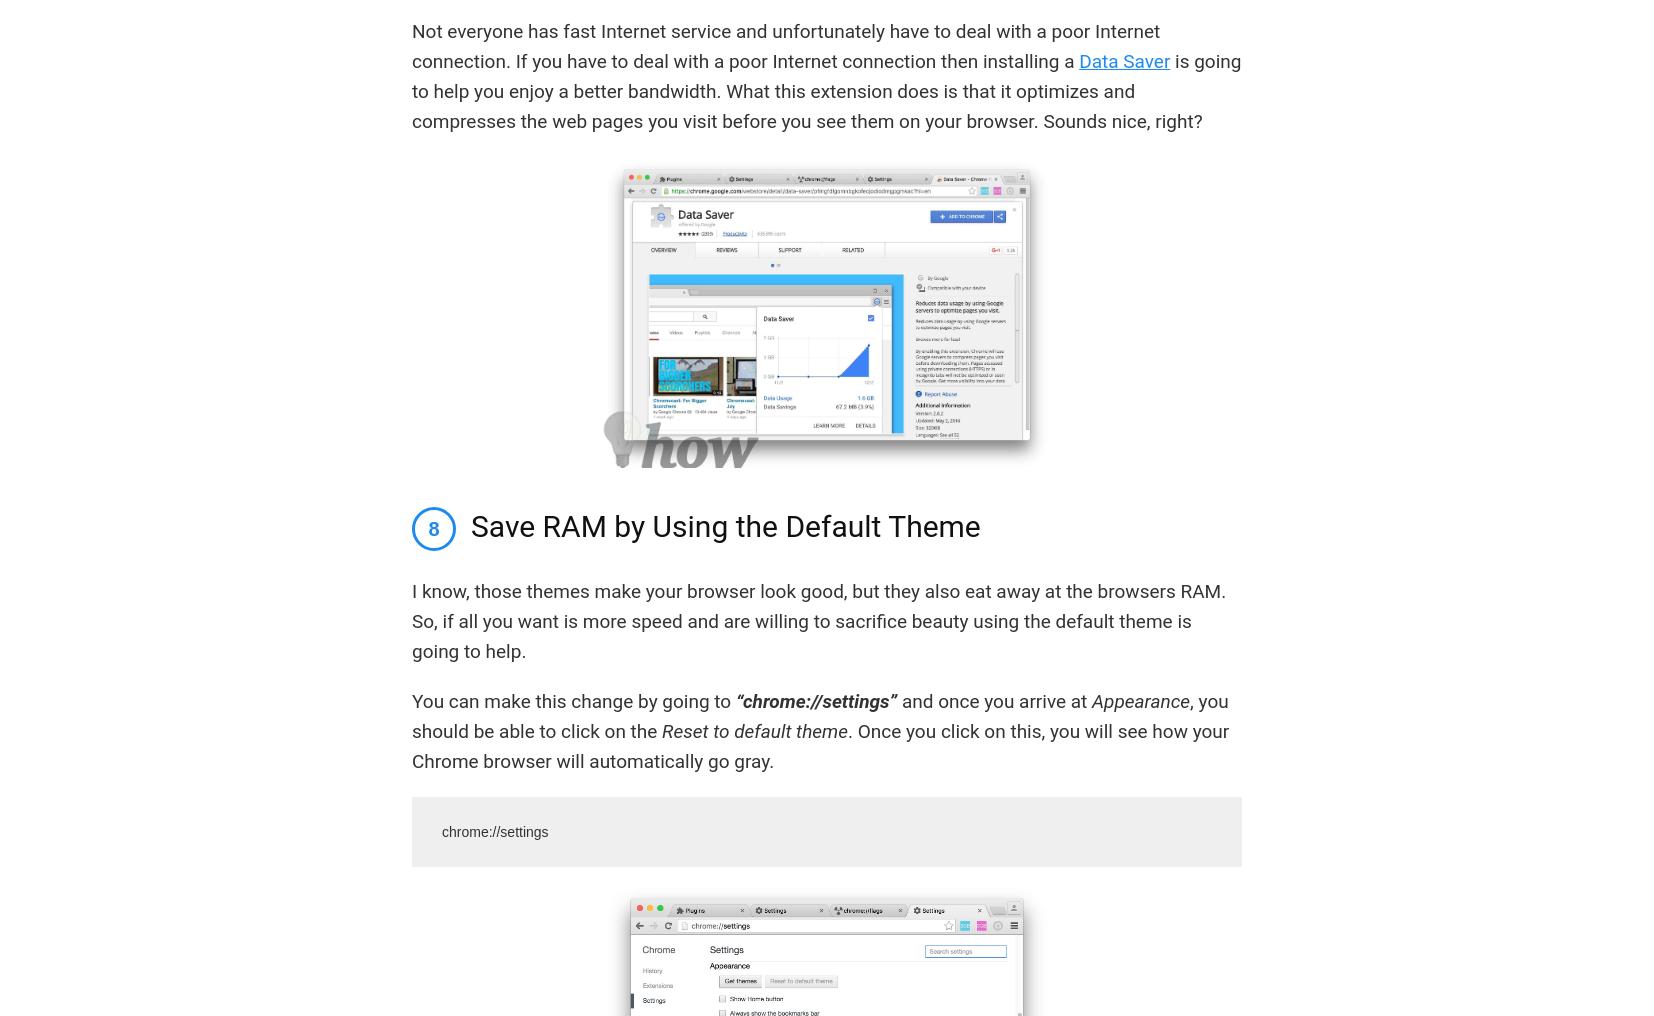 The image size is (1654, 1016). What do you see at coordinates (820, 716) in the screenshot?
I see `', you should be able to click on the'` at bounding box center [820, 716].